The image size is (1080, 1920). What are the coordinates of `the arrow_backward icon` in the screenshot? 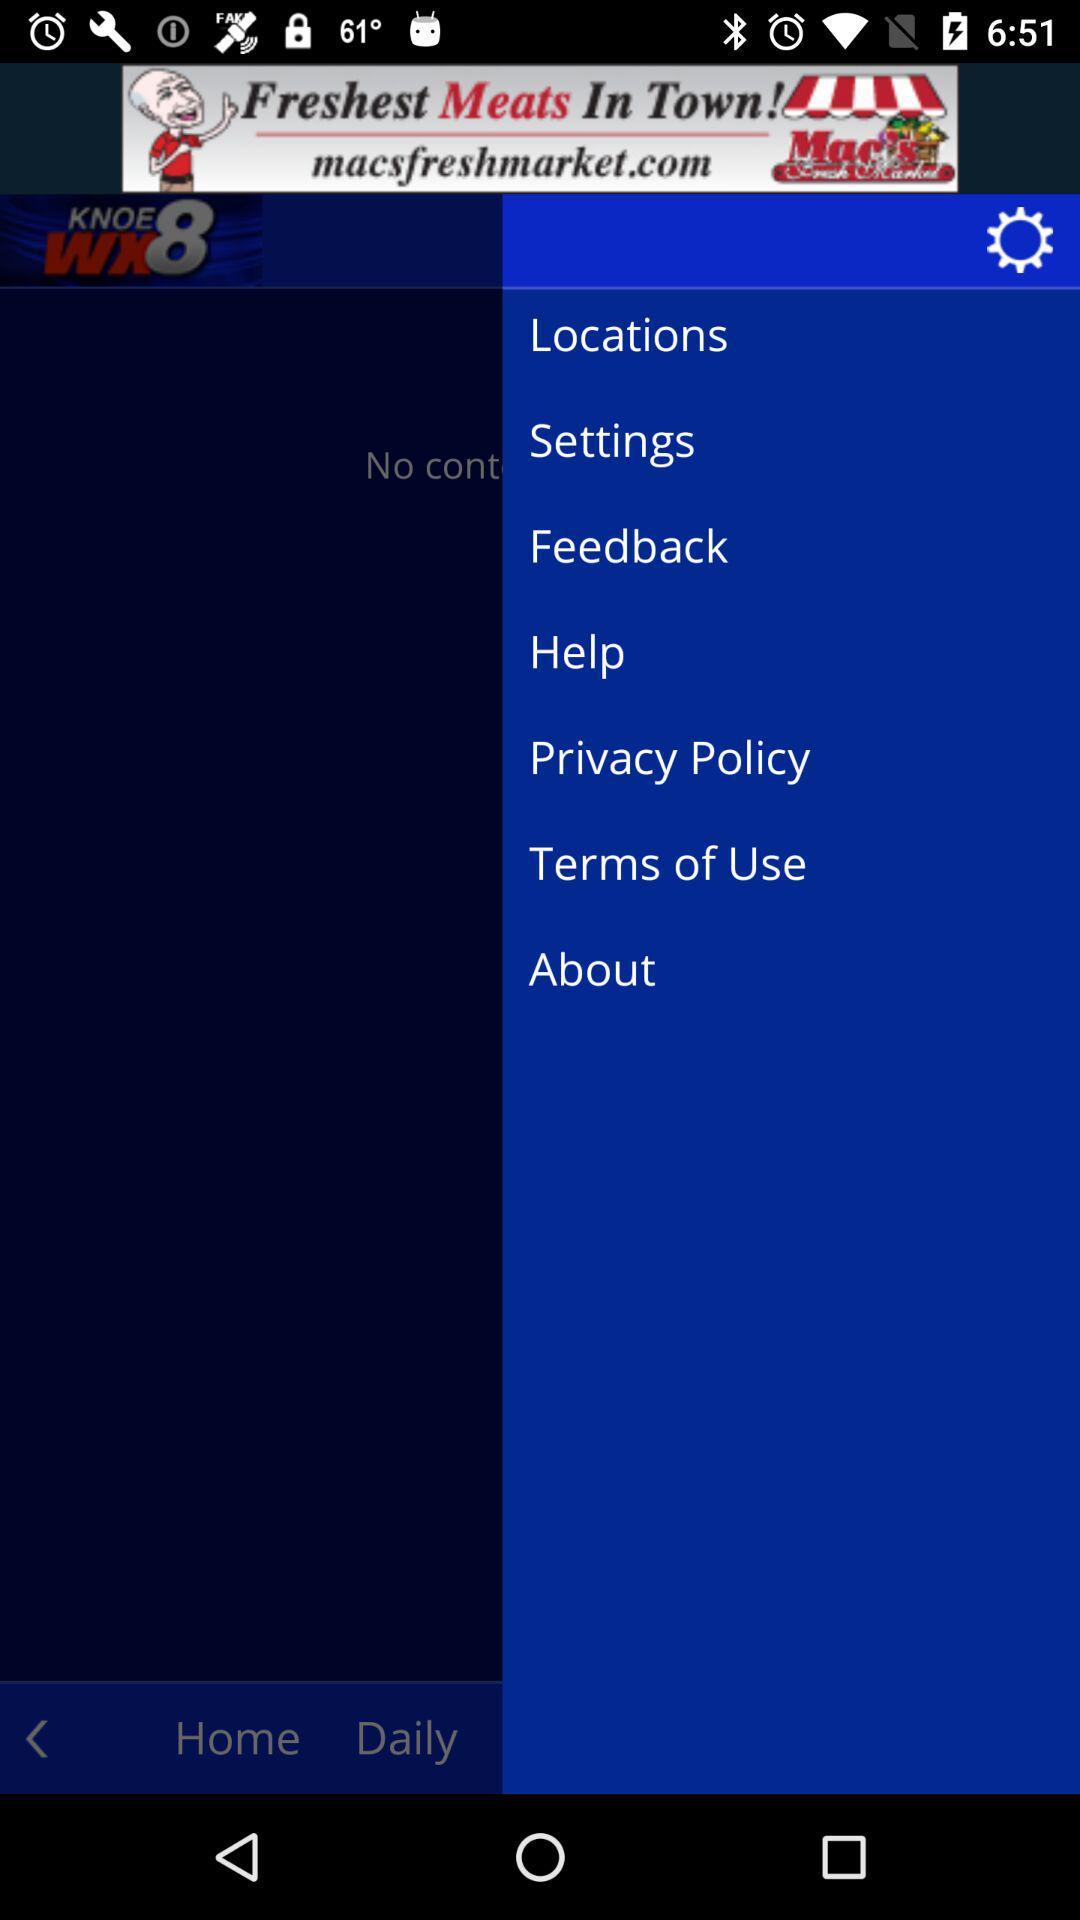 It's located at (36, 1737).